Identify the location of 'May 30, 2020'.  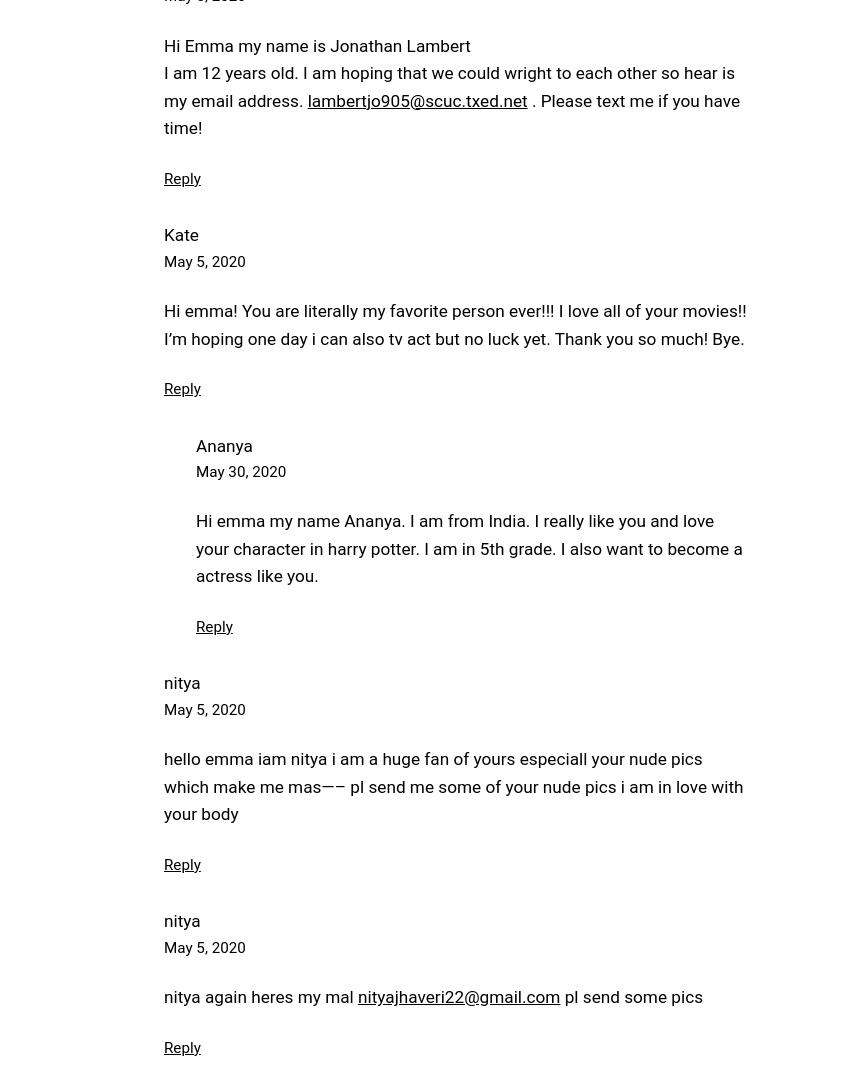
(195, 471).